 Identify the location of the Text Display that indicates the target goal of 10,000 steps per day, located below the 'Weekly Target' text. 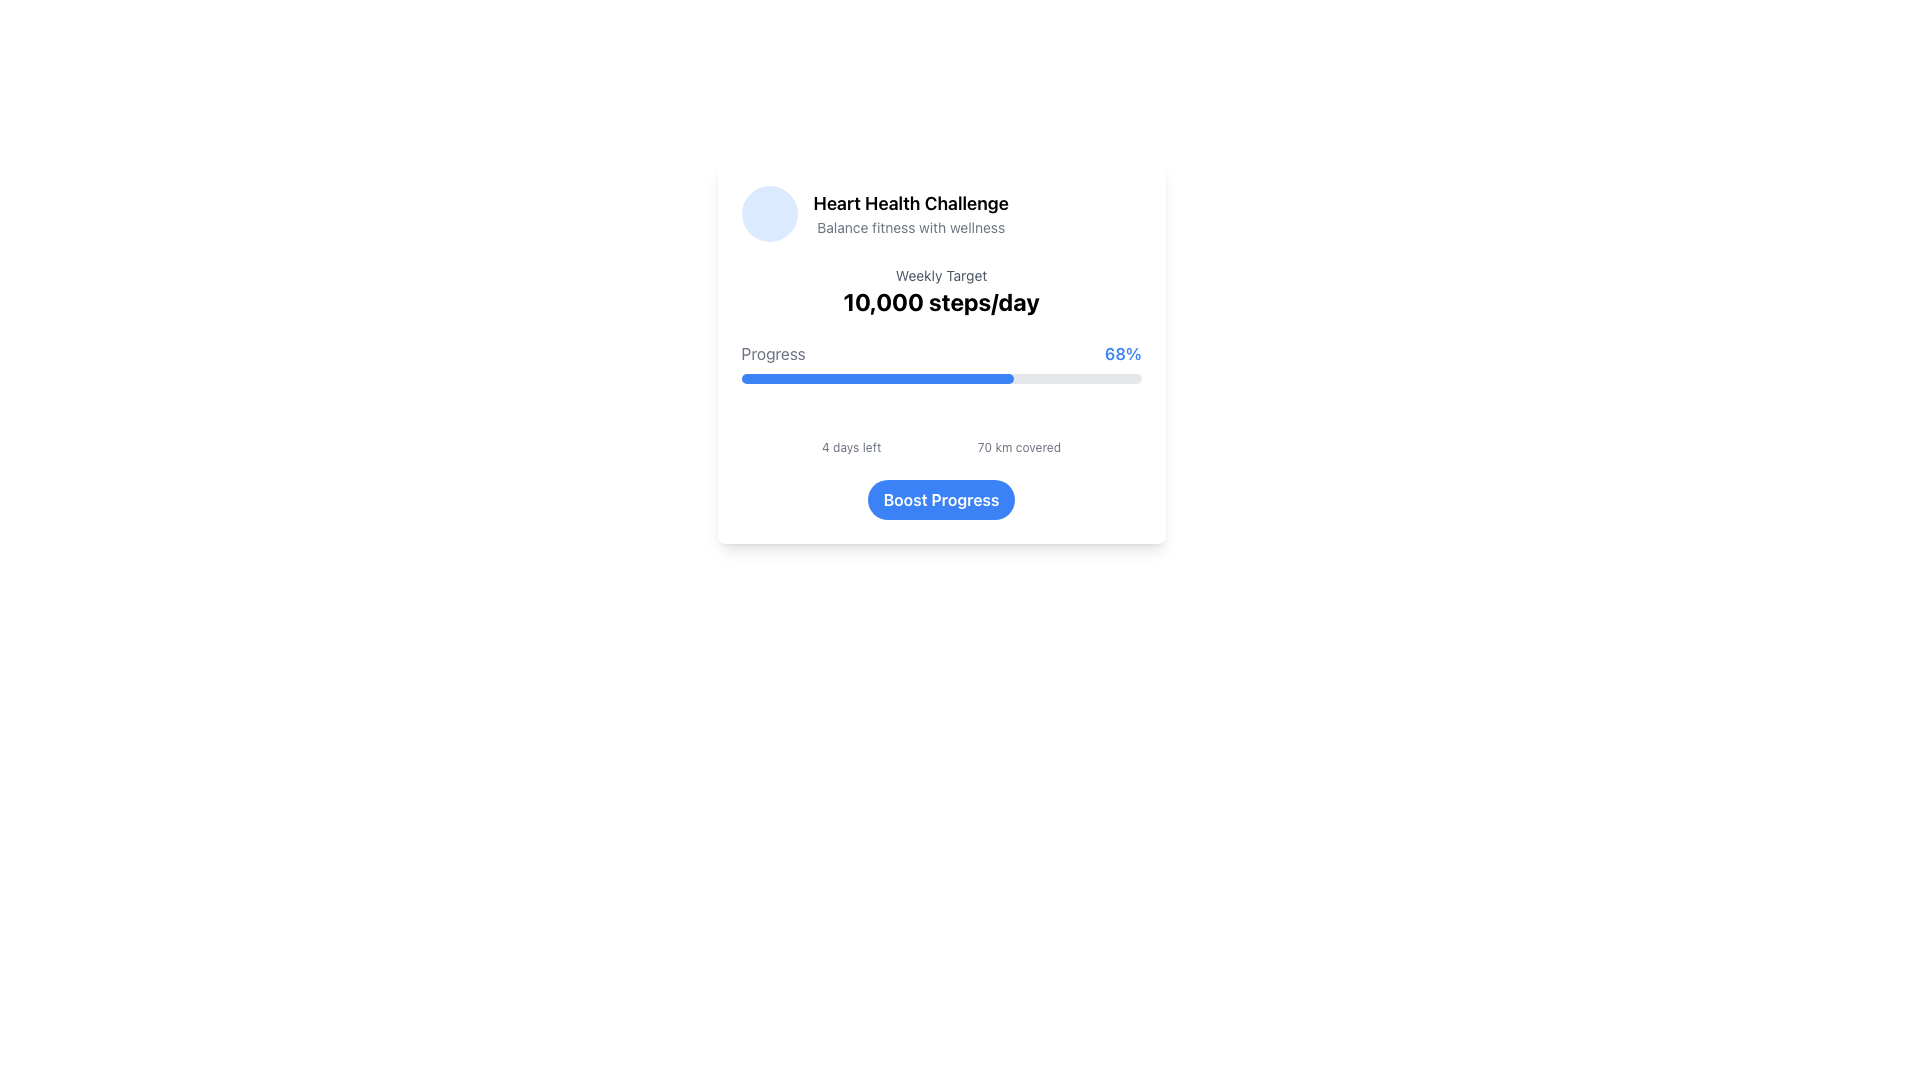
(940, 301).